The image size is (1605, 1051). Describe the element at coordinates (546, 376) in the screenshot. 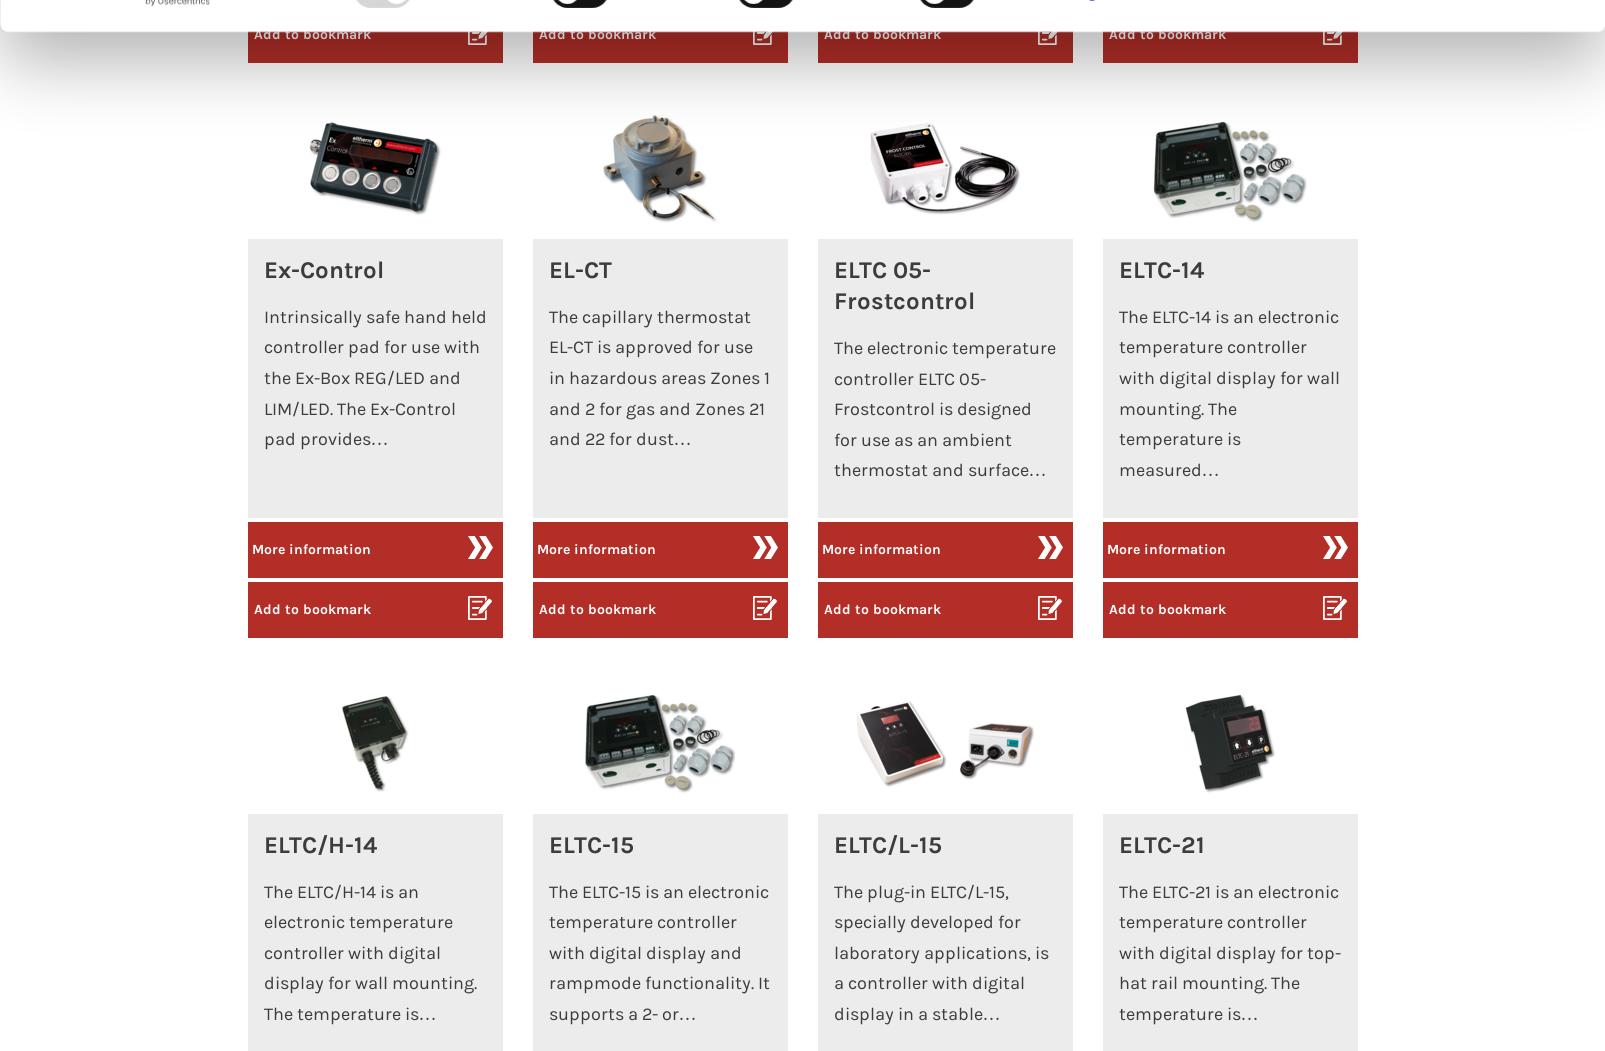

I see `'The capillary thermostat EL-CT is approved for use in hazardous areas Zones 1 and 2 for gas and Zones 21 and 22 for dust…'` at that location.